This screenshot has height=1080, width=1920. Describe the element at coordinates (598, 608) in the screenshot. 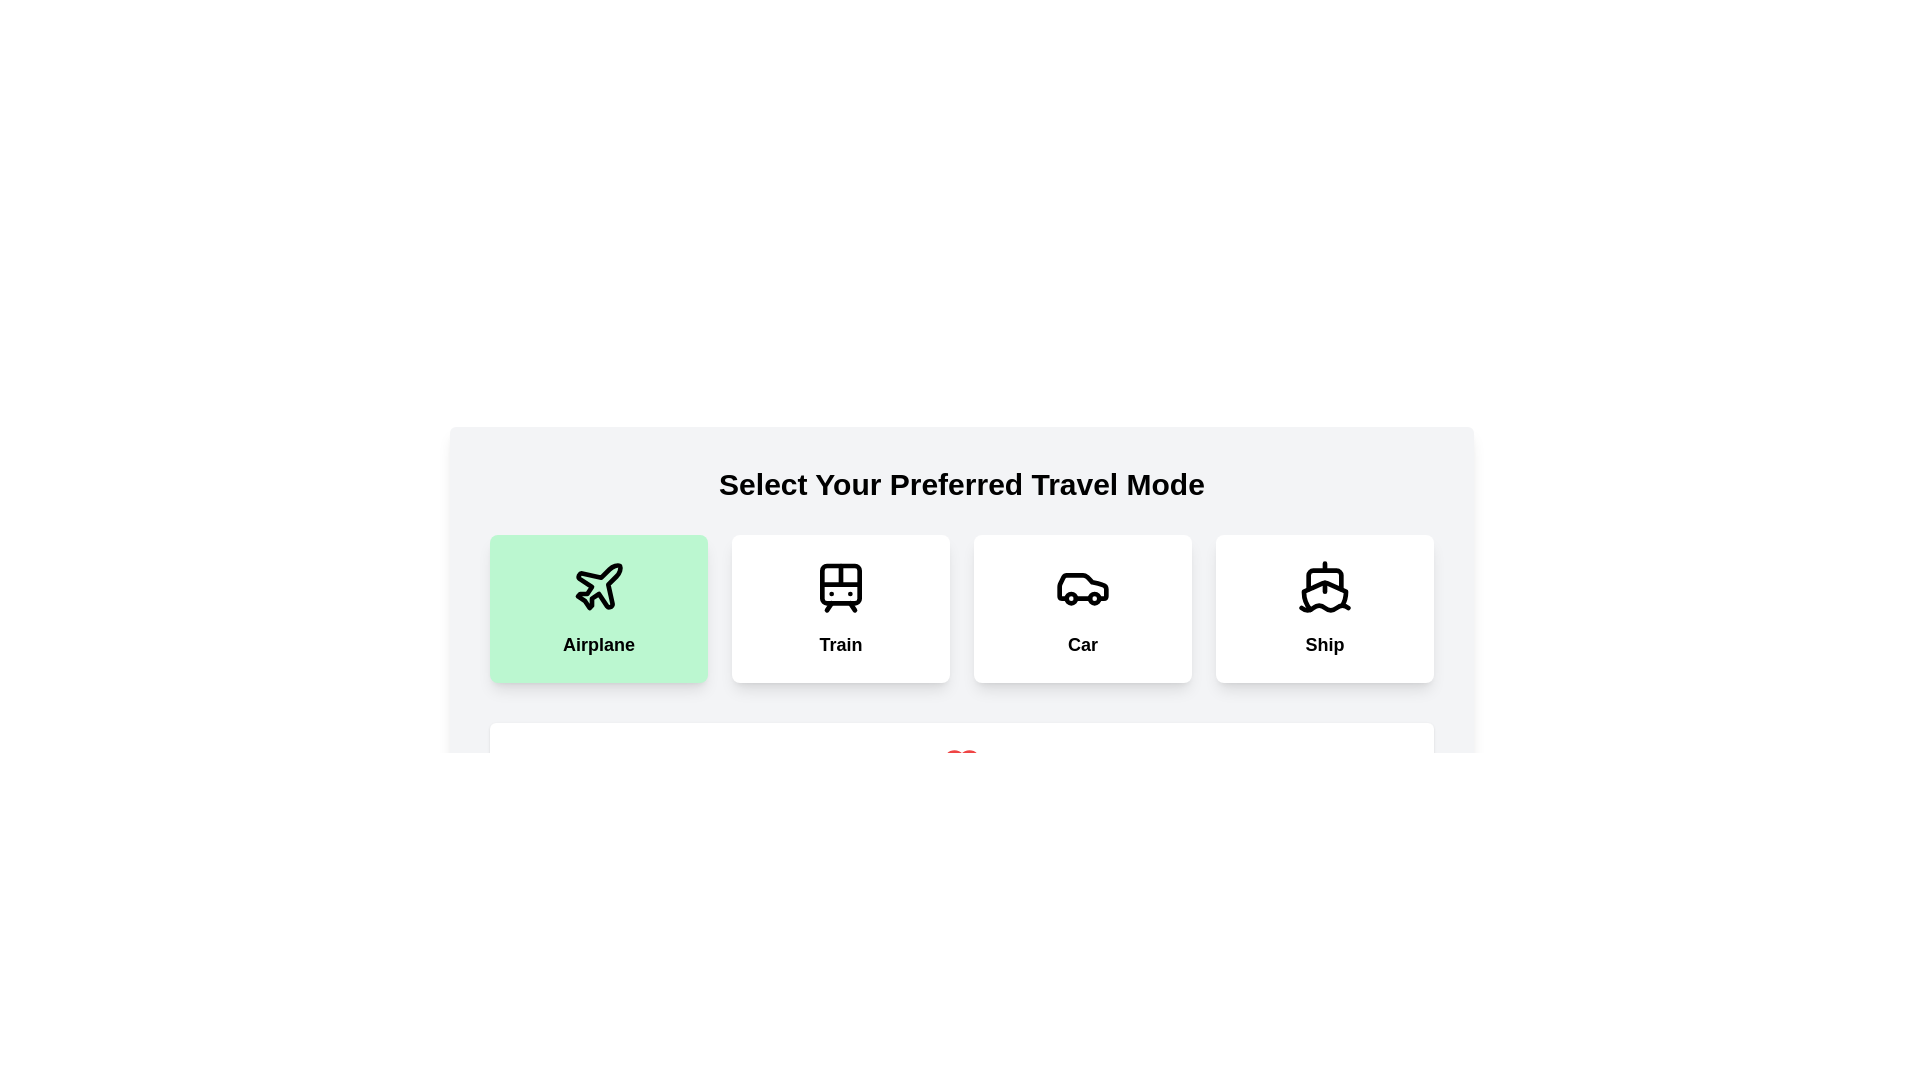

I see `the 'Airplane' option button, which is the first card in a horizontal grid layout for selecting travel modes` at that location.